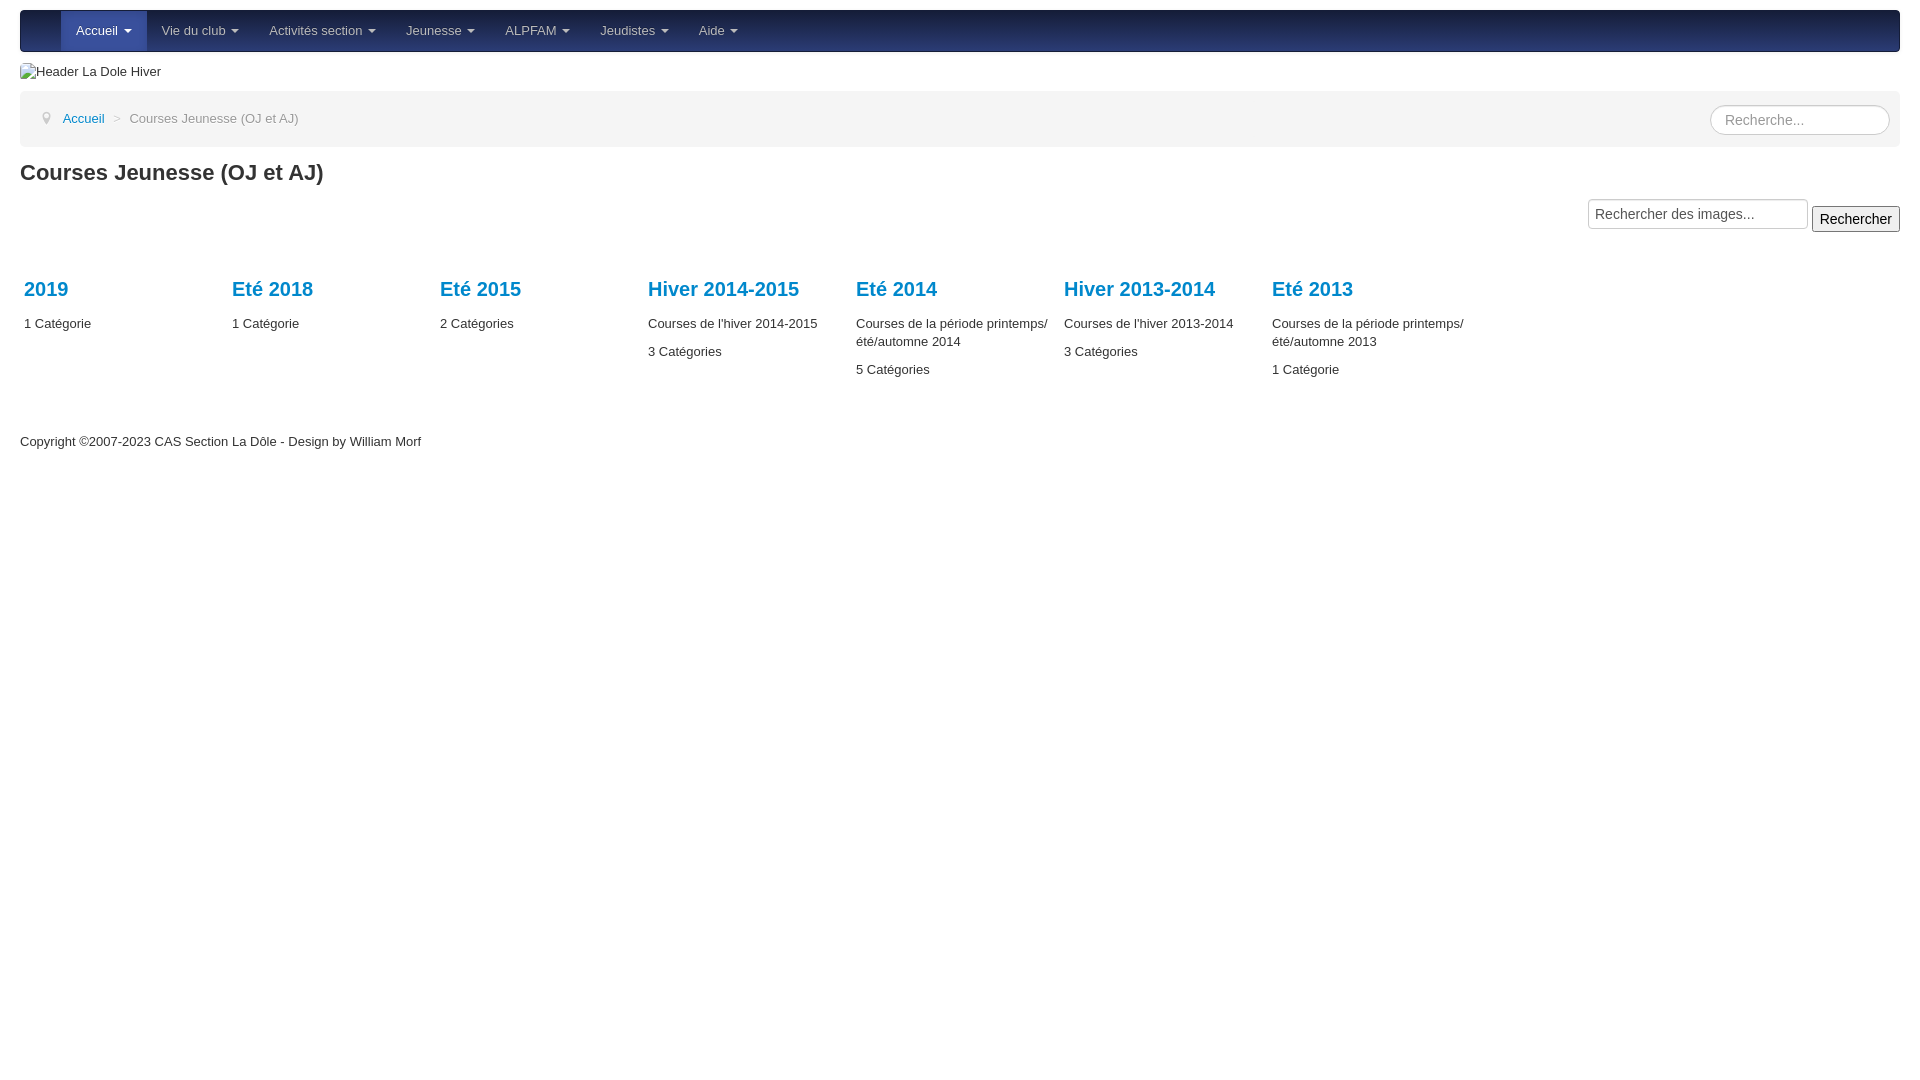 This screenshot has height=1080, width=1920. What do you see at coordinates (537, 30) in the screenshot?
I see `'ALPFAM'` at bounding box center [537, 30].